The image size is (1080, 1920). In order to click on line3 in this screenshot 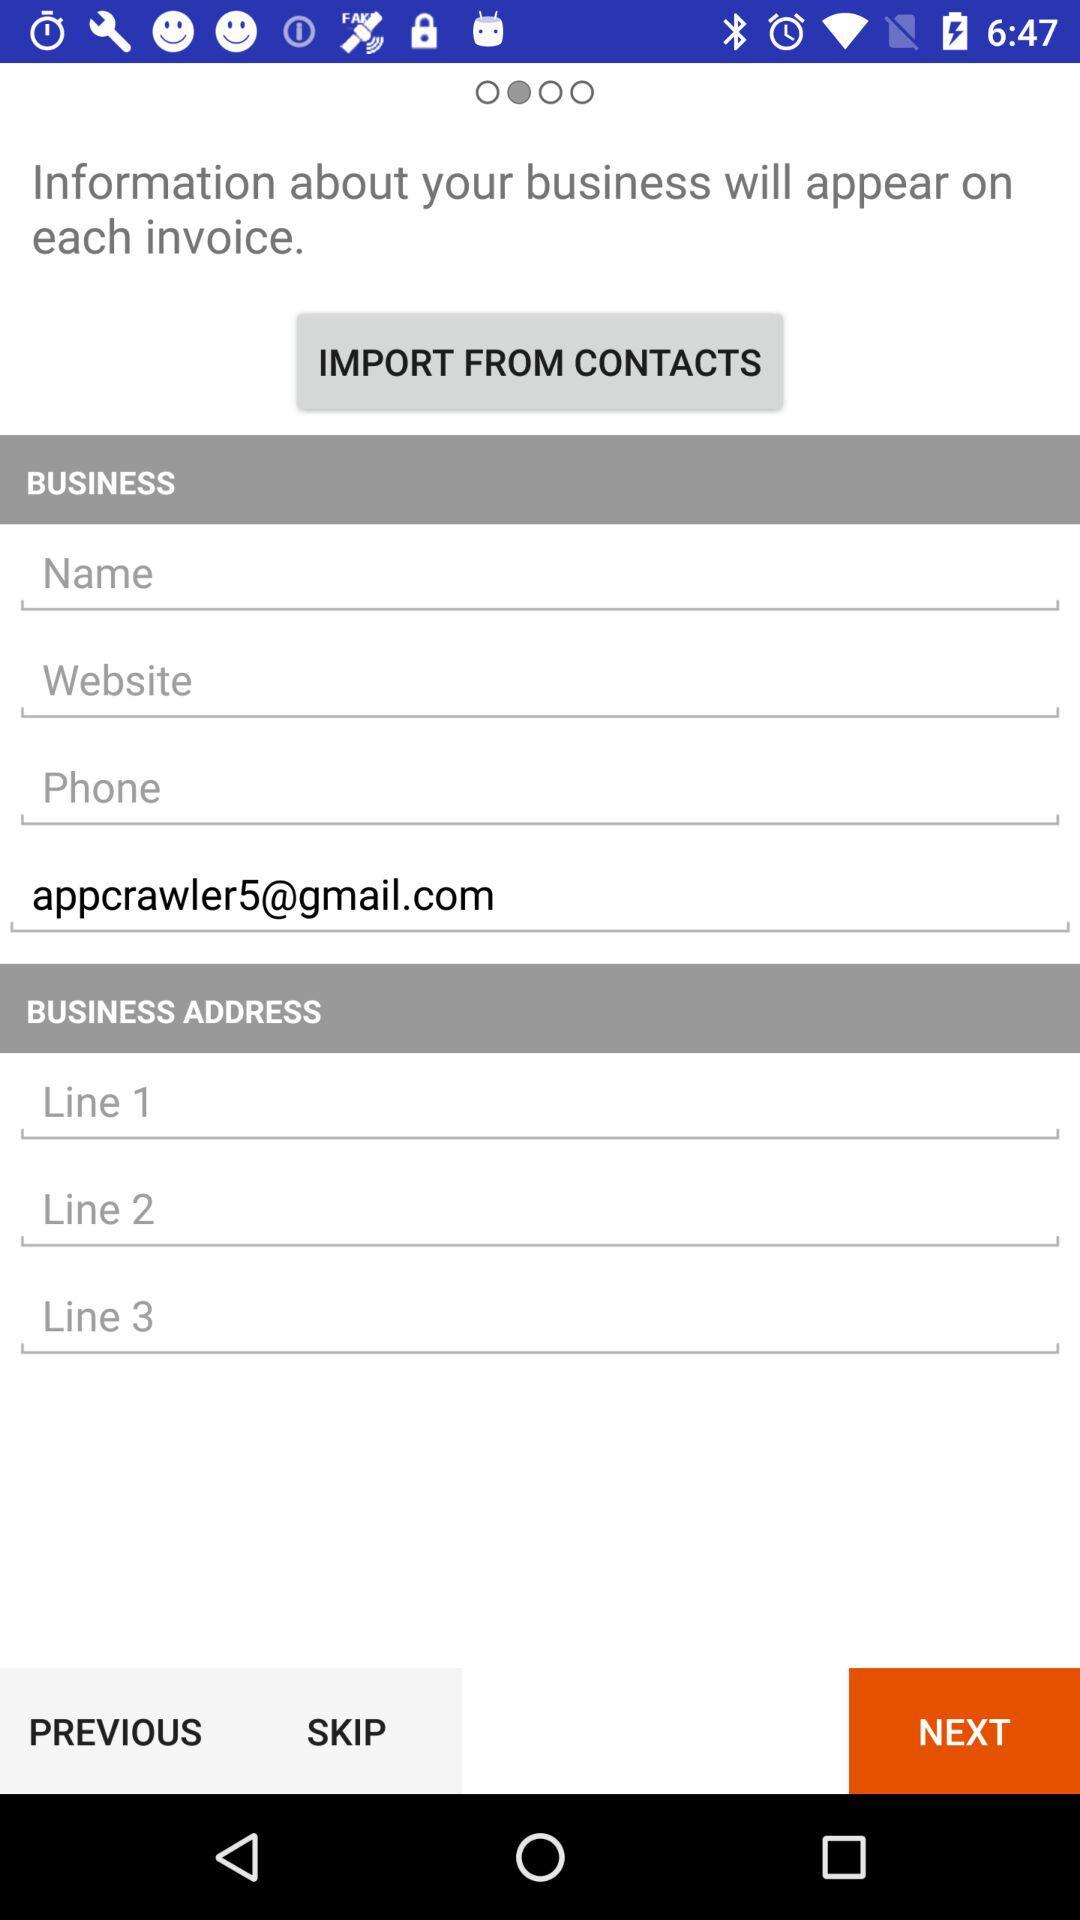, I will do `click(540, 1315)`.